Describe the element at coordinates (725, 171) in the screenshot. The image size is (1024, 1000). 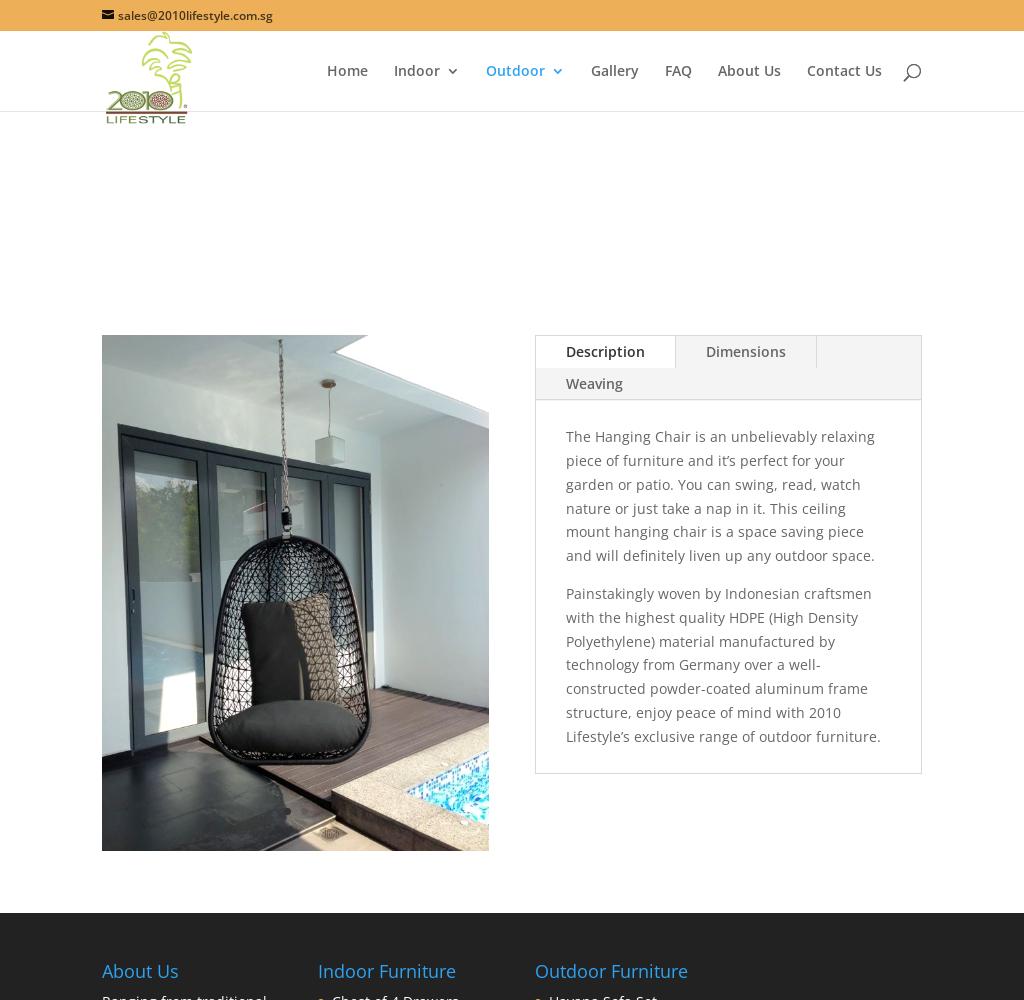
I see `'Chaise Sun Loungers'` at that location.